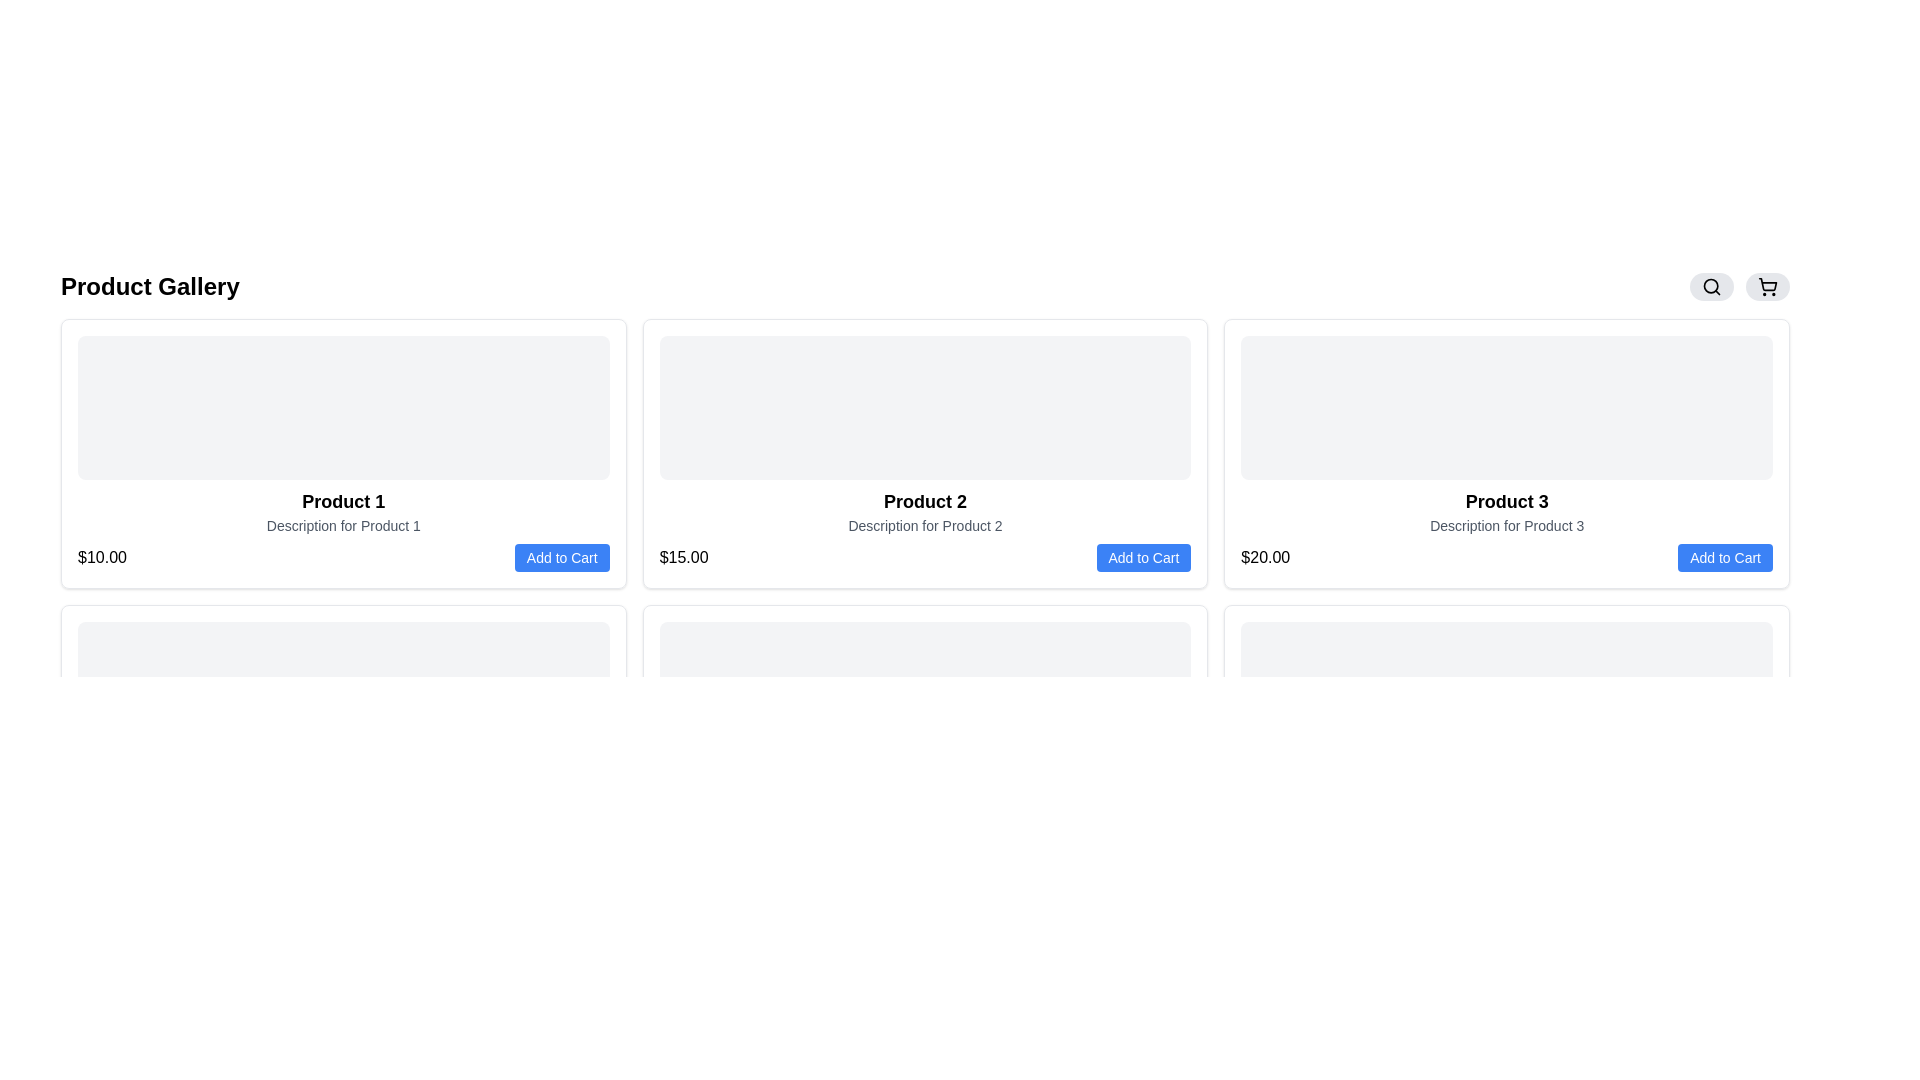 The image size is (1920, 1080). I want to click on the text label that displays the name of the product, located in the top-left product card, so click(343, 500).